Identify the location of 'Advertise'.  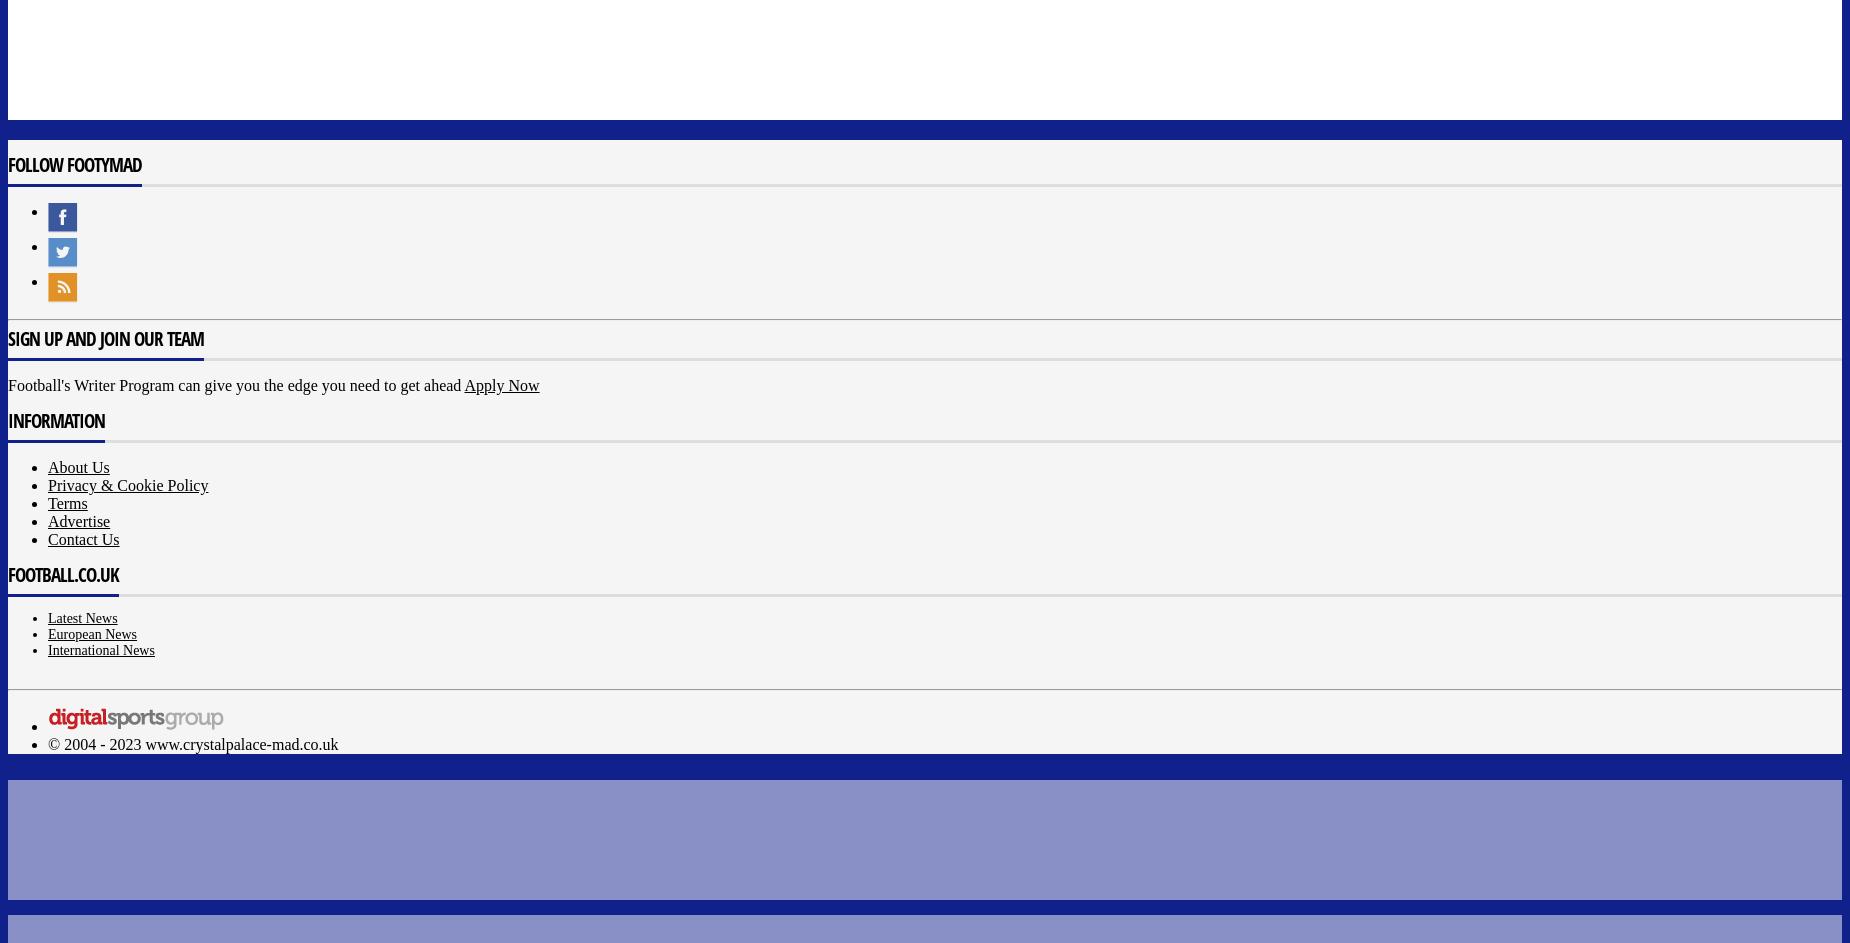
(77, 520).